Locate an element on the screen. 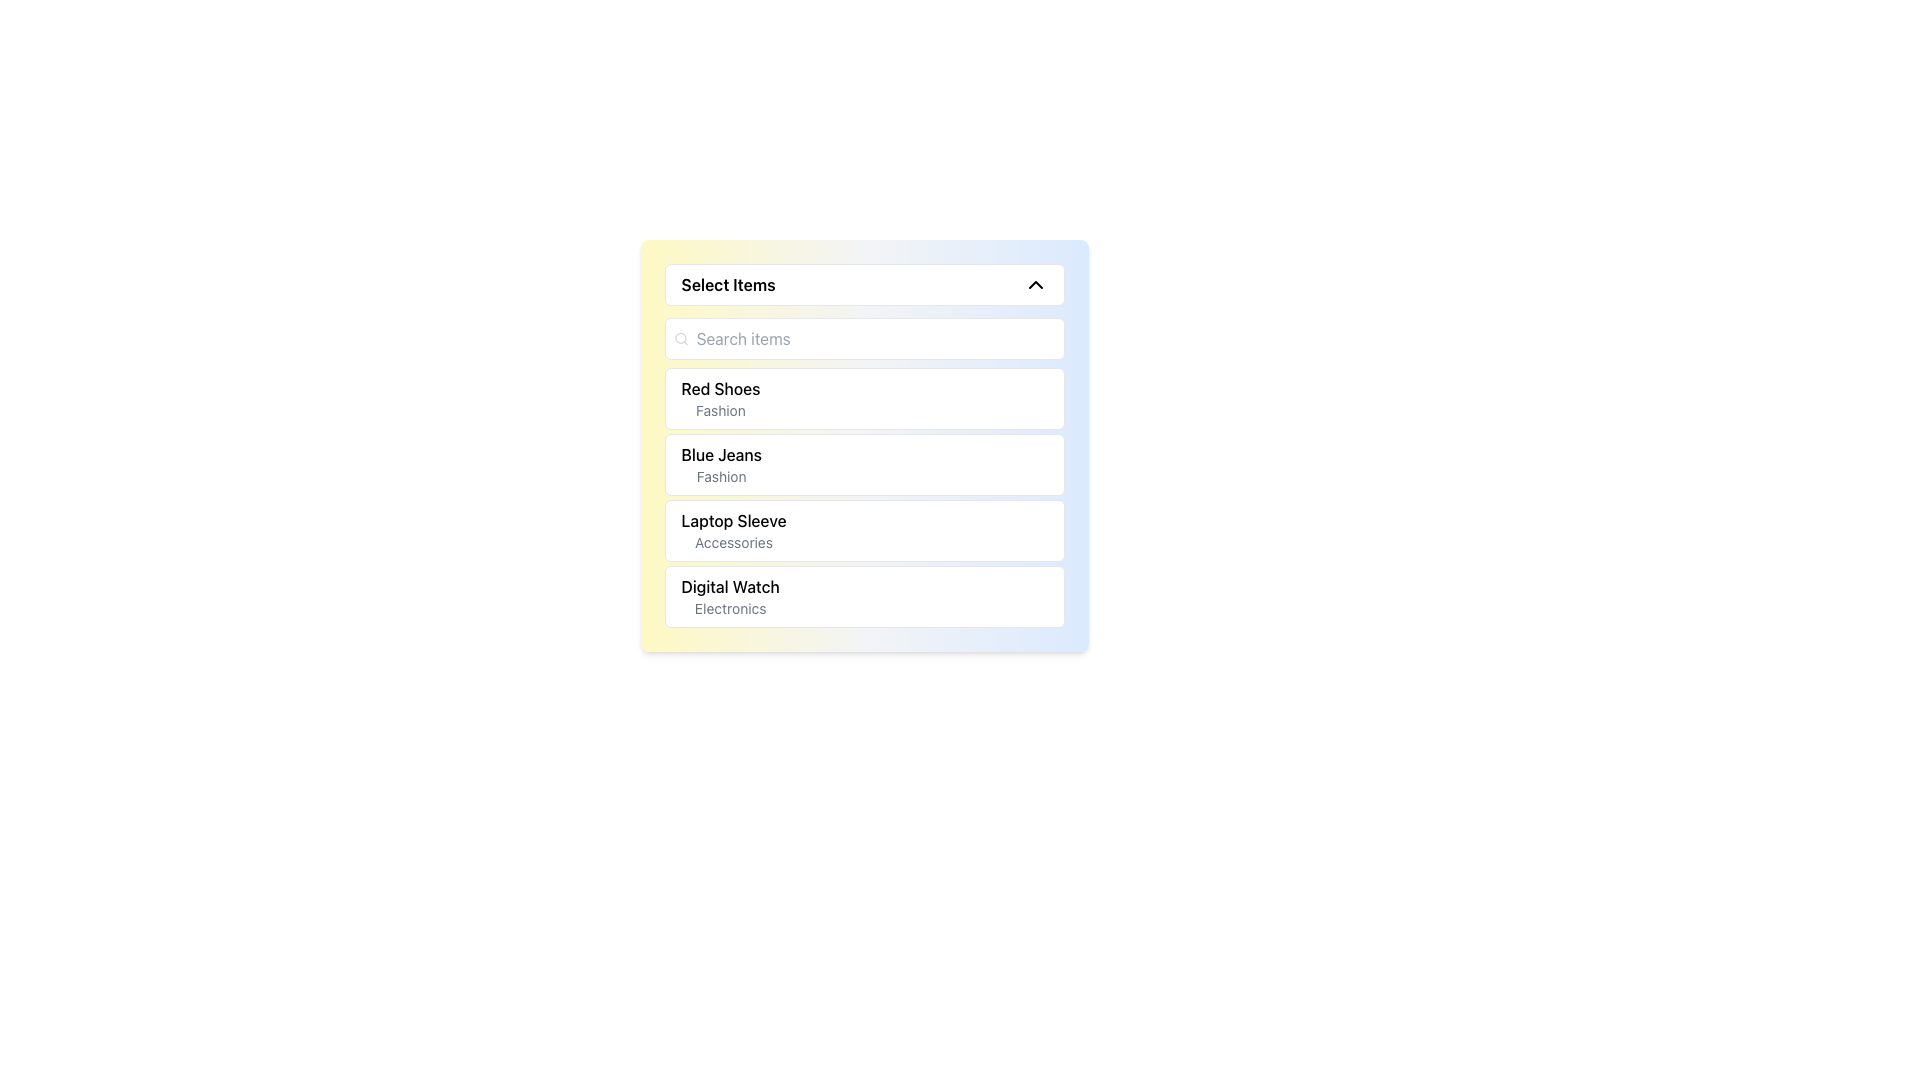 This screenshot has width=1920, height=1080. the selectable list item labeled 'Blue Jeans' is located at coordinates (864, 445).